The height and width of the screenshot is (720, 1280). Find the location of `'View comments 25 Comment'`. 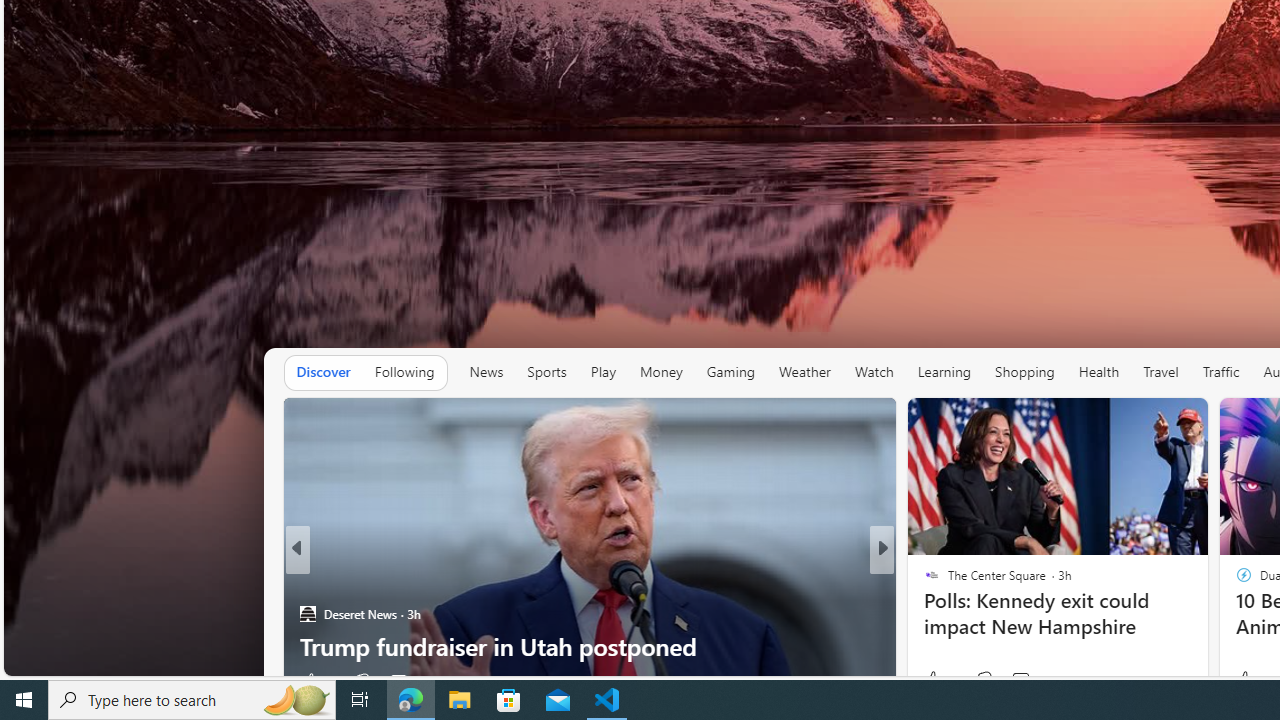

'View comments 25 Comment' is located at coordinates (1013, 680).